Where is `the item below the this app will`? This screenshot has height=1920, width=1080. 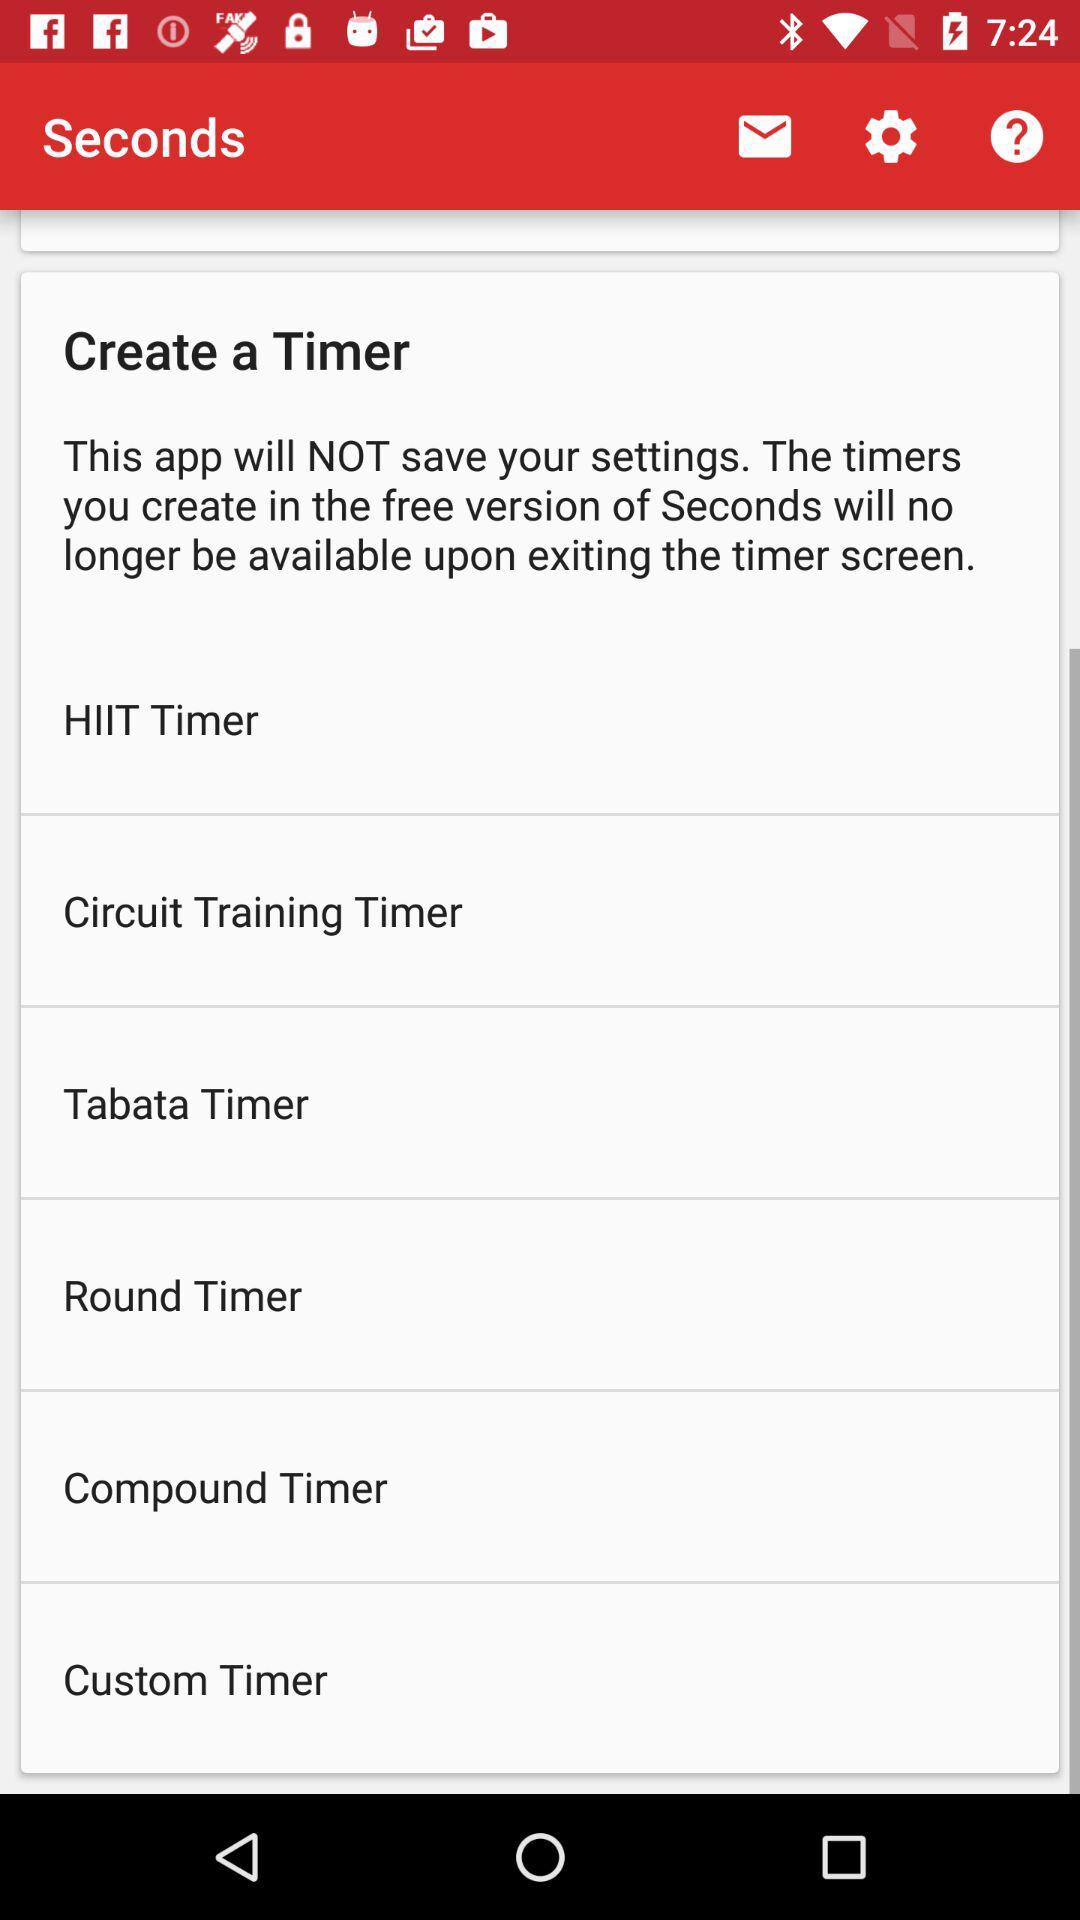
the item below the this app will is located at coordinates (540, 718).